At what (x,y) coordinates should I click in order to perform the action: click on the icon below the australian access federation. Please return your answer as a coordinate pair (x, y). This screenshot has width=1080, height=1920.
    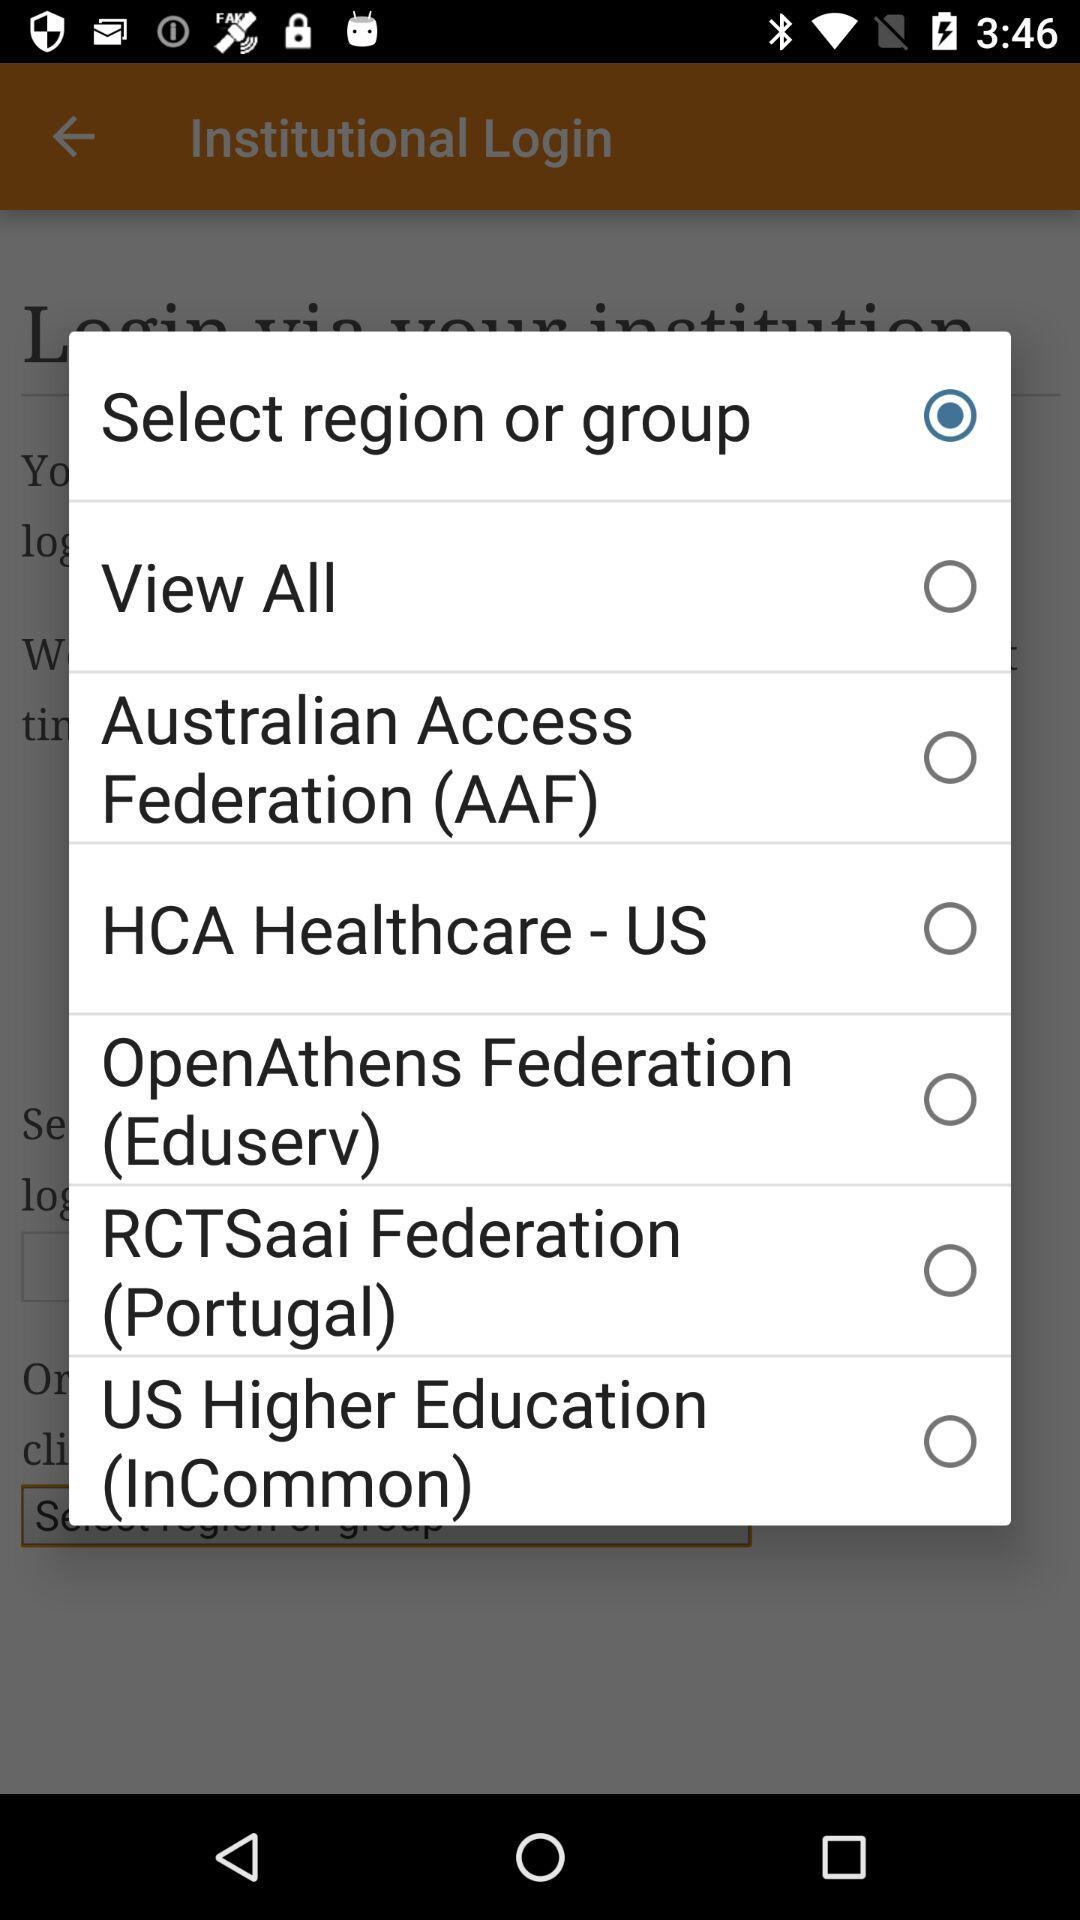
    Looking at the image, I should click on (540, 927).